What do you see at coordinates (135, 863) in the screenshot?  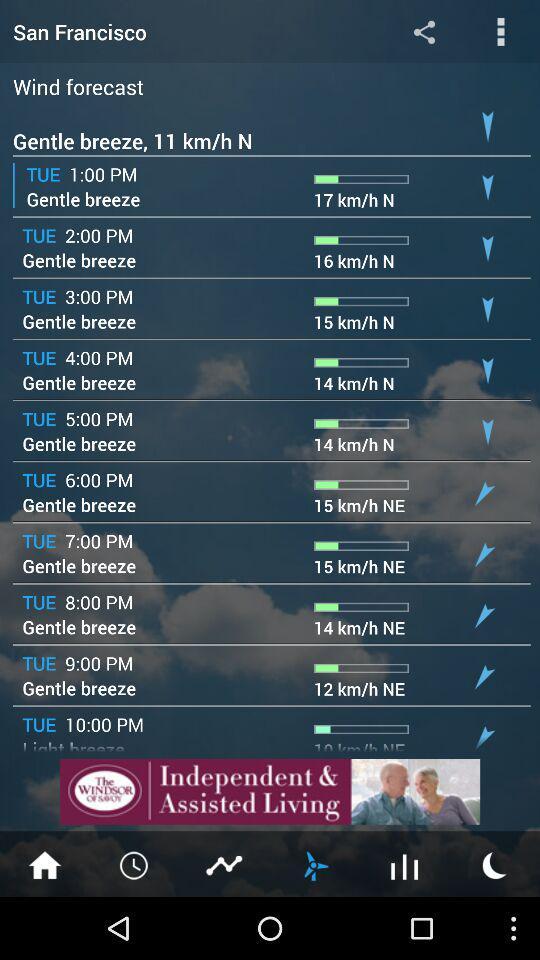 I see `choose other time` at bounding box center [135, 863].